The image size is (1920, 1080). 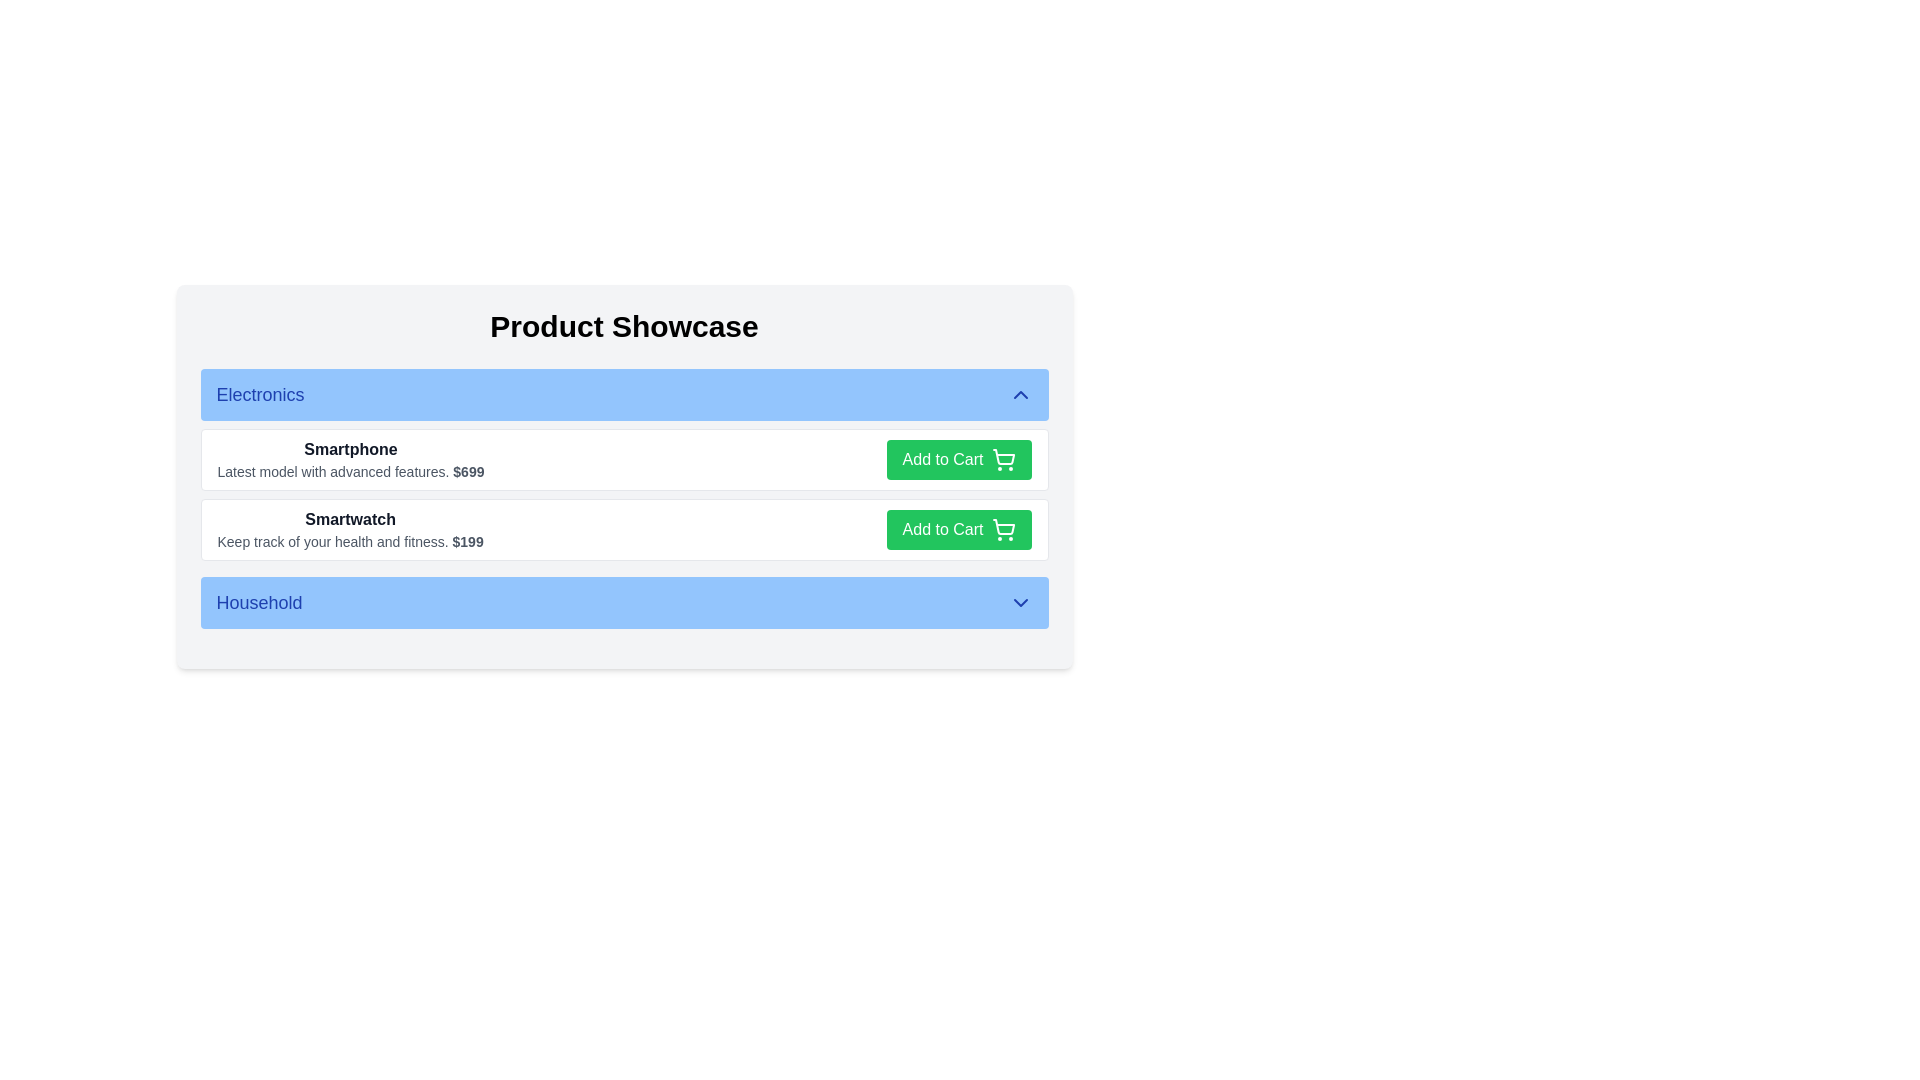 What do you see at coordinates (350, 542) in the screenshot?
I see `descriptive text content located below the 'Smartwatch' label in the 'Electronics' category section, which provides information about the smartwatch product's features and its price` at bounding box center [350, 542].